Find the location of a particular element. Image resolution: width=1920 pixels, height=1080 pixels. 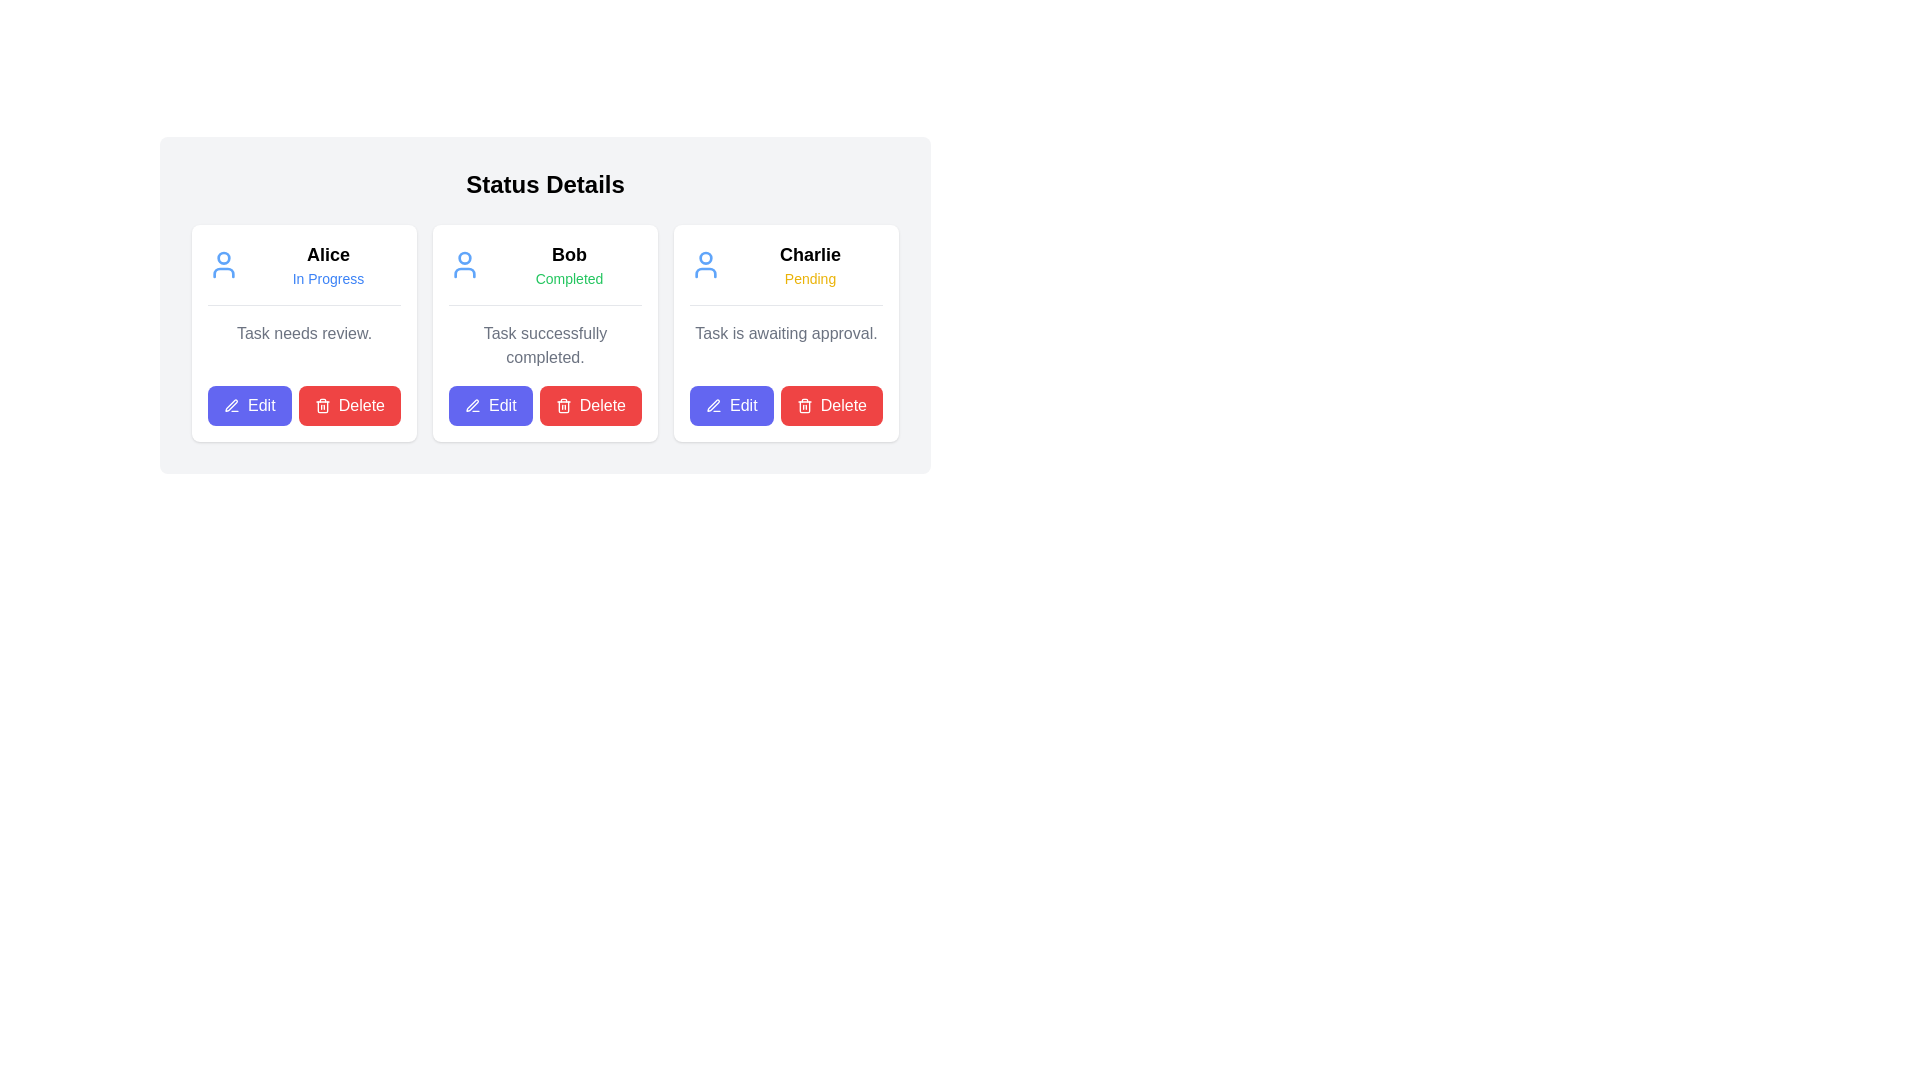

the decorative graphic representing the lower section of the user icon within the 'Alice' card, located at the top-left corner of the grid layout is located at coordinates (224, 273).